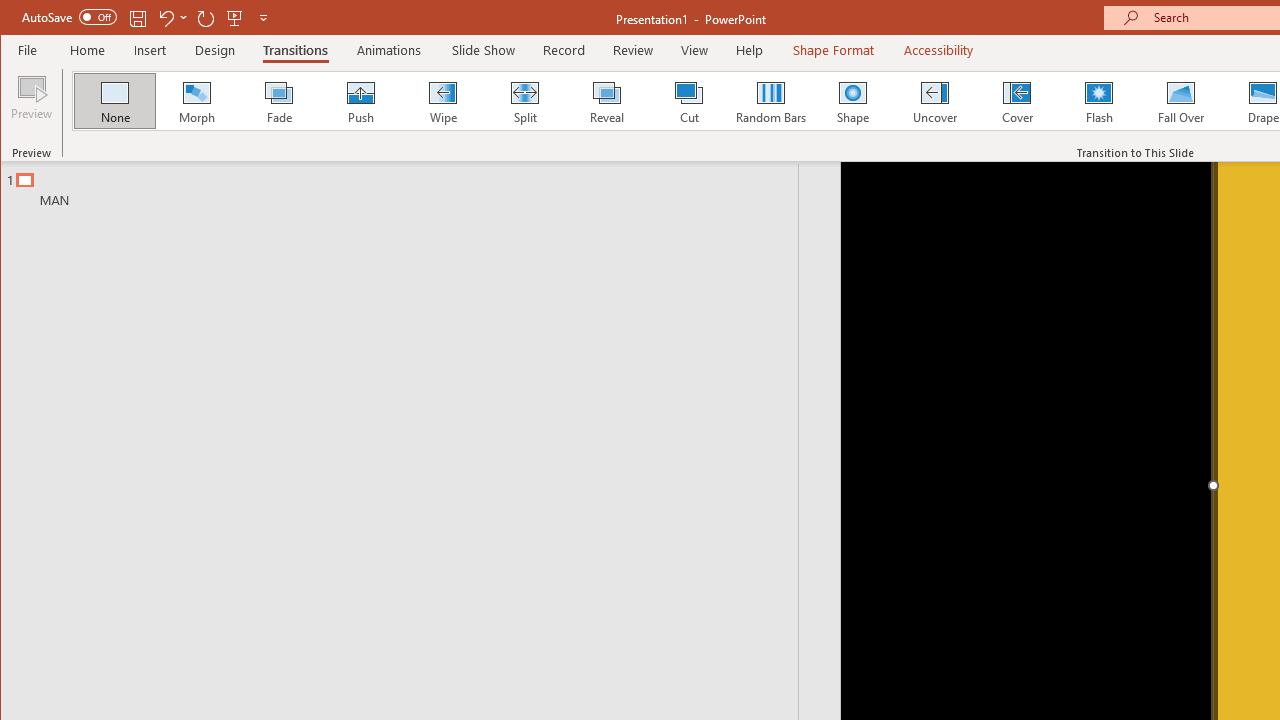 This screenshot has height=720, width=1280. What do you see at coordinates (149, 49) in the screenshot?
I see `'Insert'` at bounding box center [149, 49].